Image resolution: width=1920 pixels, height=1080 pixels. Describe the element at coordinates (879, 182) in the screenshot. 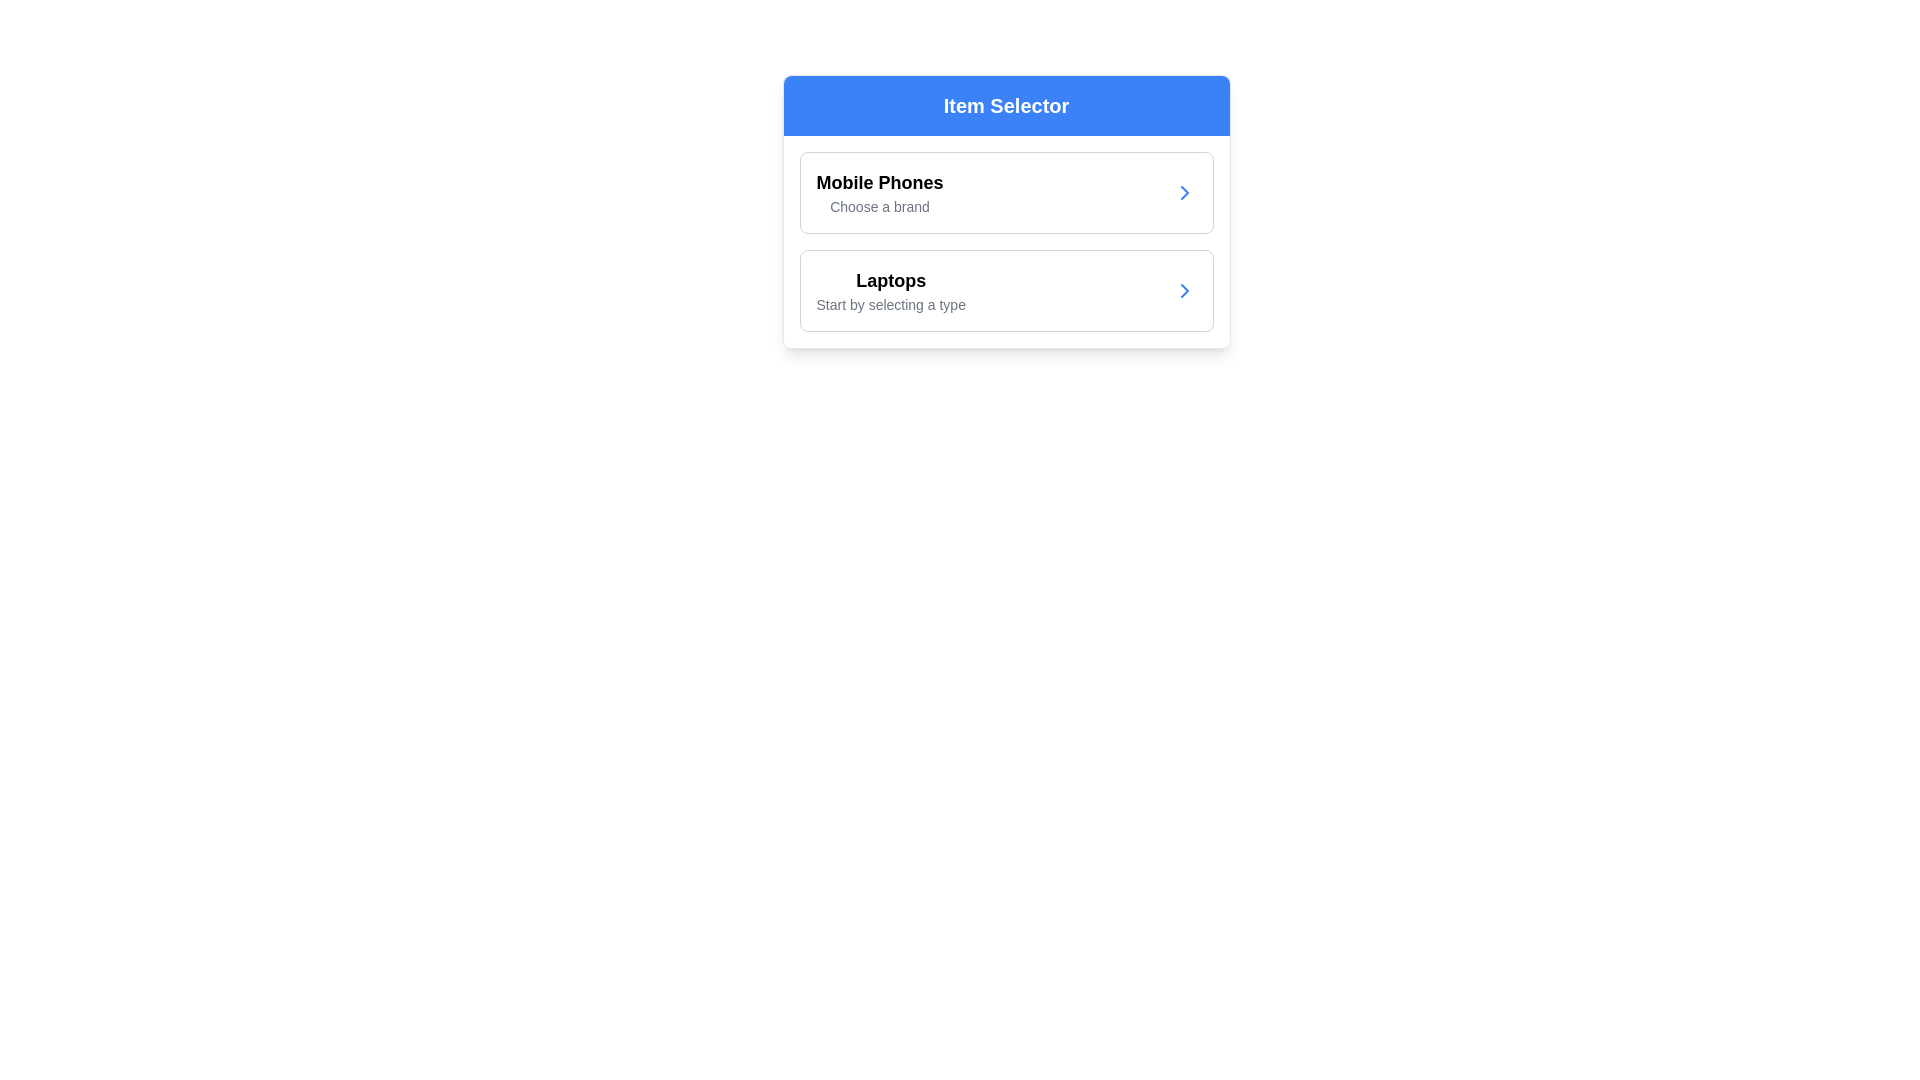

I see `the 'Mobile Phones' text label, which is prominently displayed in a large, bold black font against a white background, located in the first menu option under 'Item Selector'` at that location.